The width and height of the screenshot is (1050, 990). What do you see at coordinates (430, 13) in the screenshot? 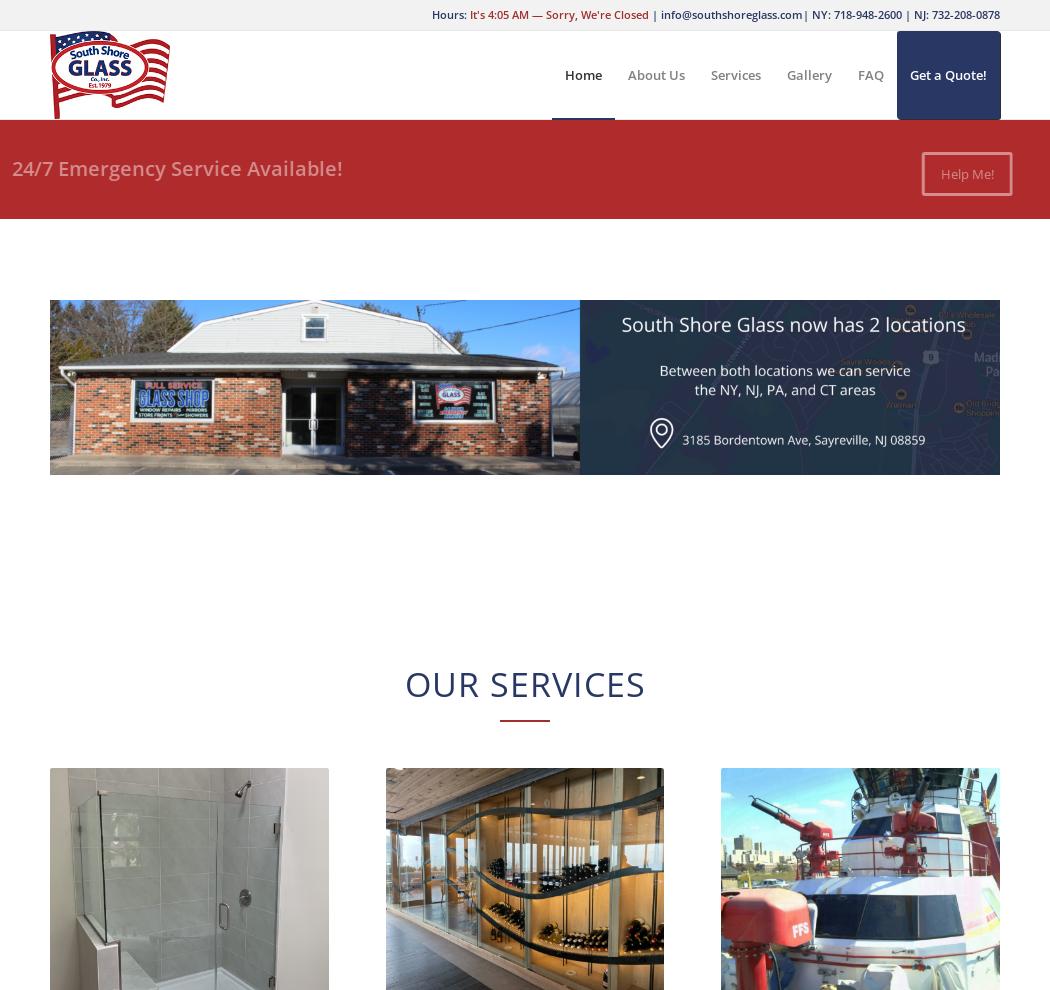
I see `'Hours:'` at bounding box center [430, 13].